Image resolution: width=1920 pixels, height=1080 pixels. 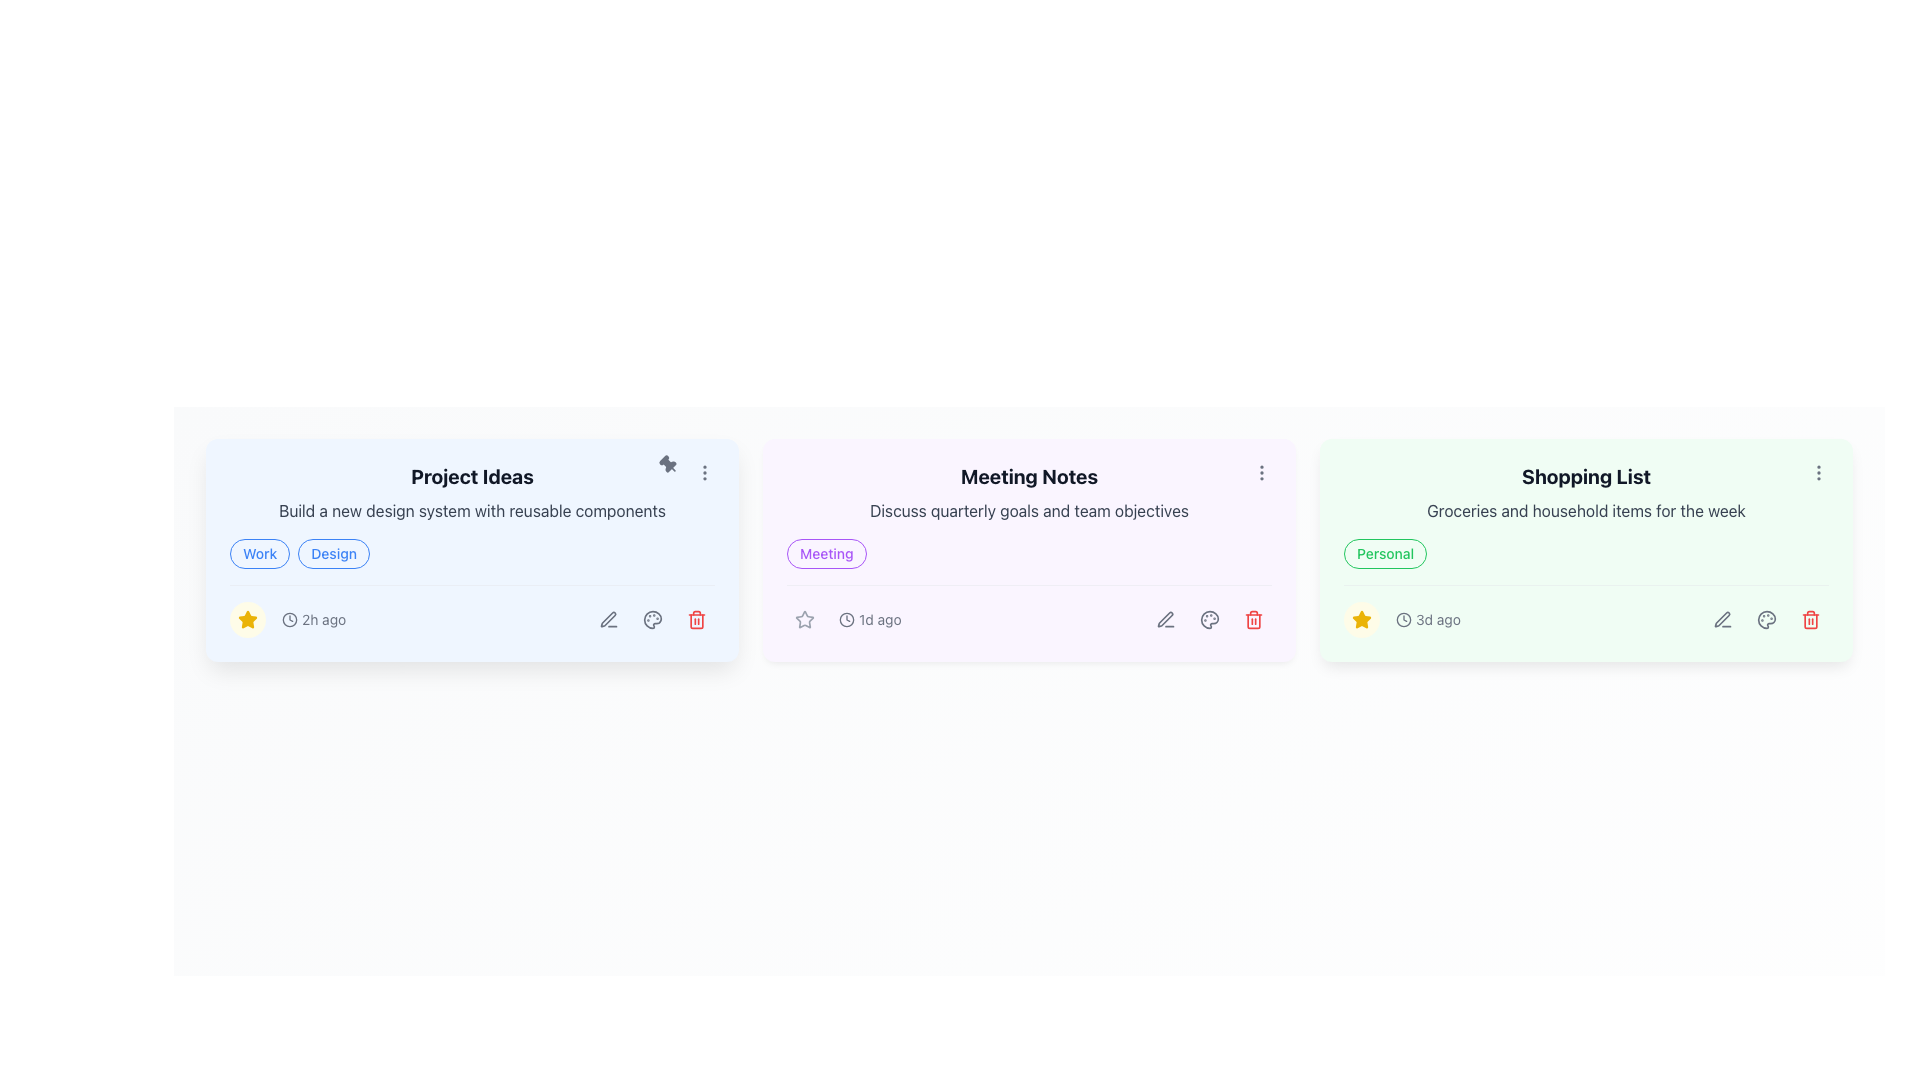 What do you see at coordinates (1261, 473) in the screenshot?
I see `the action icon in the top-right of the 'Meeting Notes' card` at bounding box center [1261, 473].